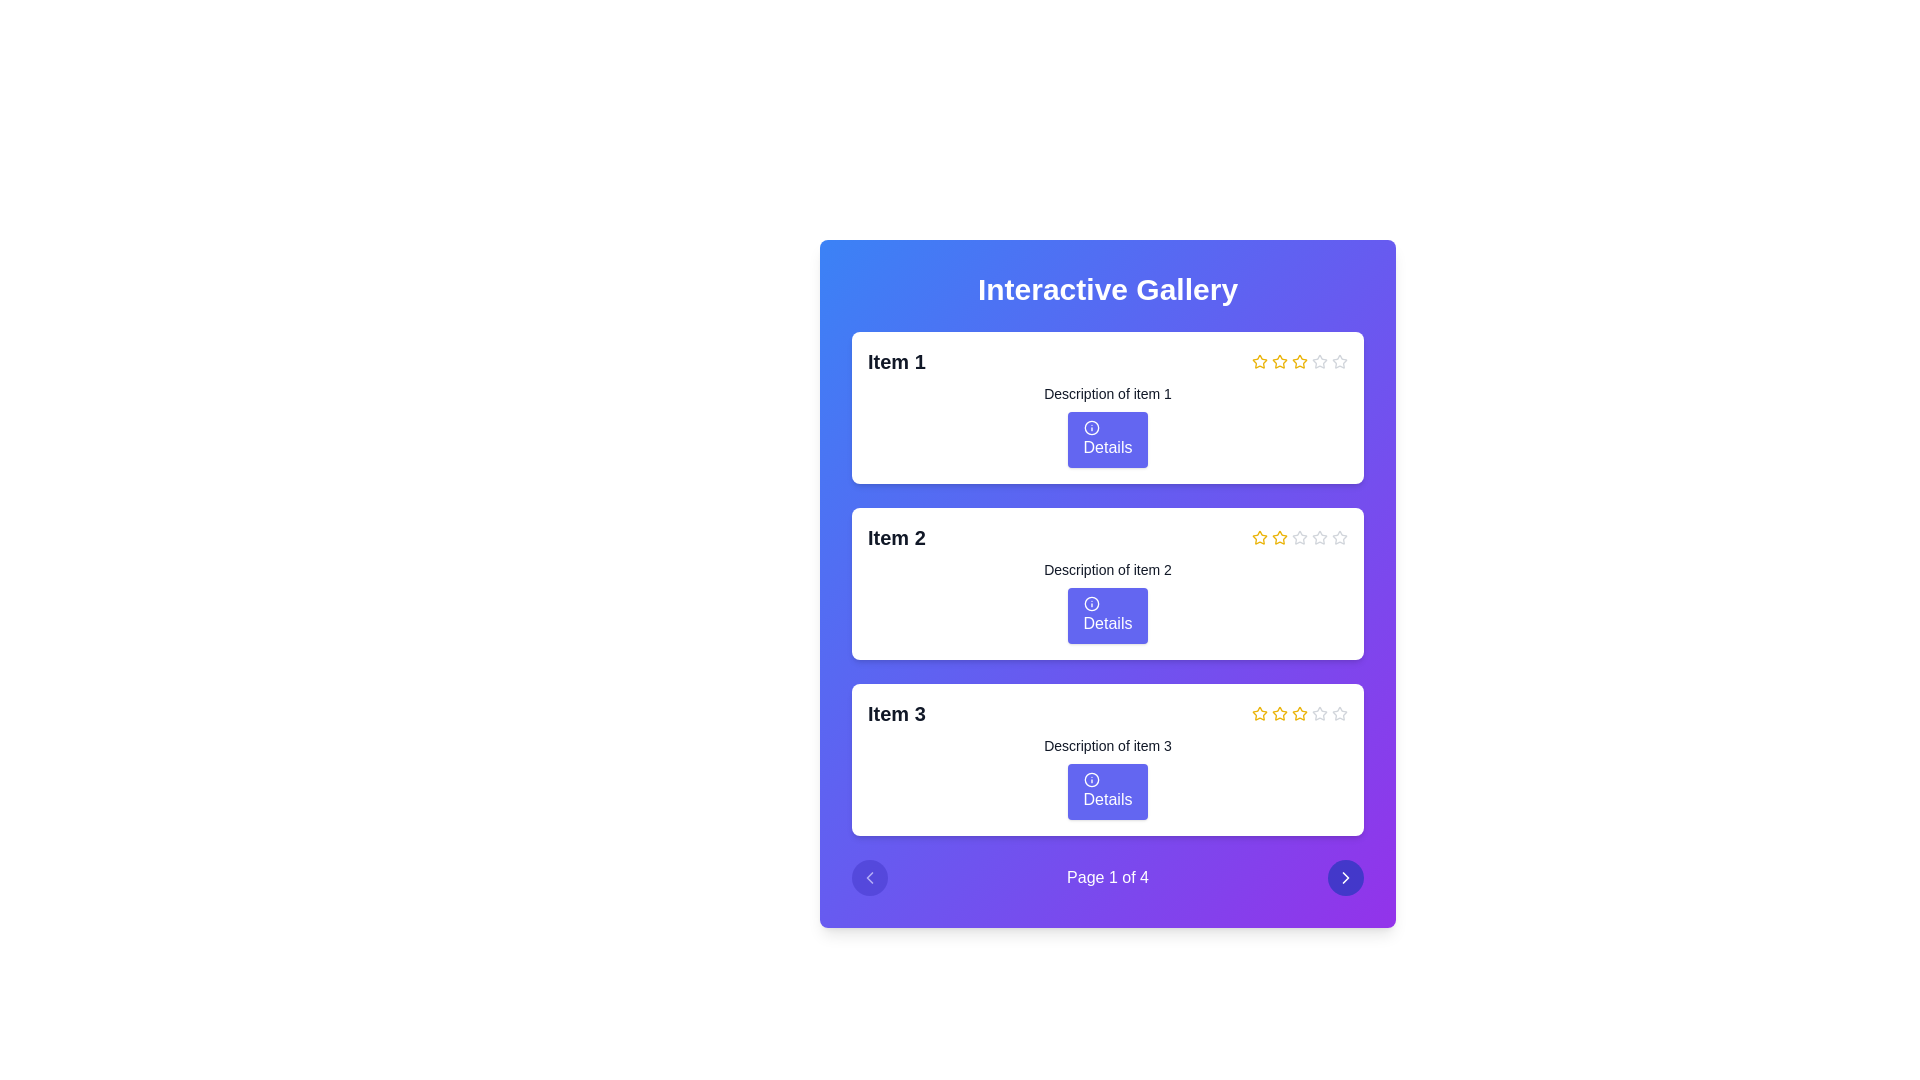  What do you see at coordinates (1280, 536) in the screenshot?
I see `the second star icon in the rating system for 'Item 2' in the gallery for accessibility purposes` at bounding box center [1280, 536].